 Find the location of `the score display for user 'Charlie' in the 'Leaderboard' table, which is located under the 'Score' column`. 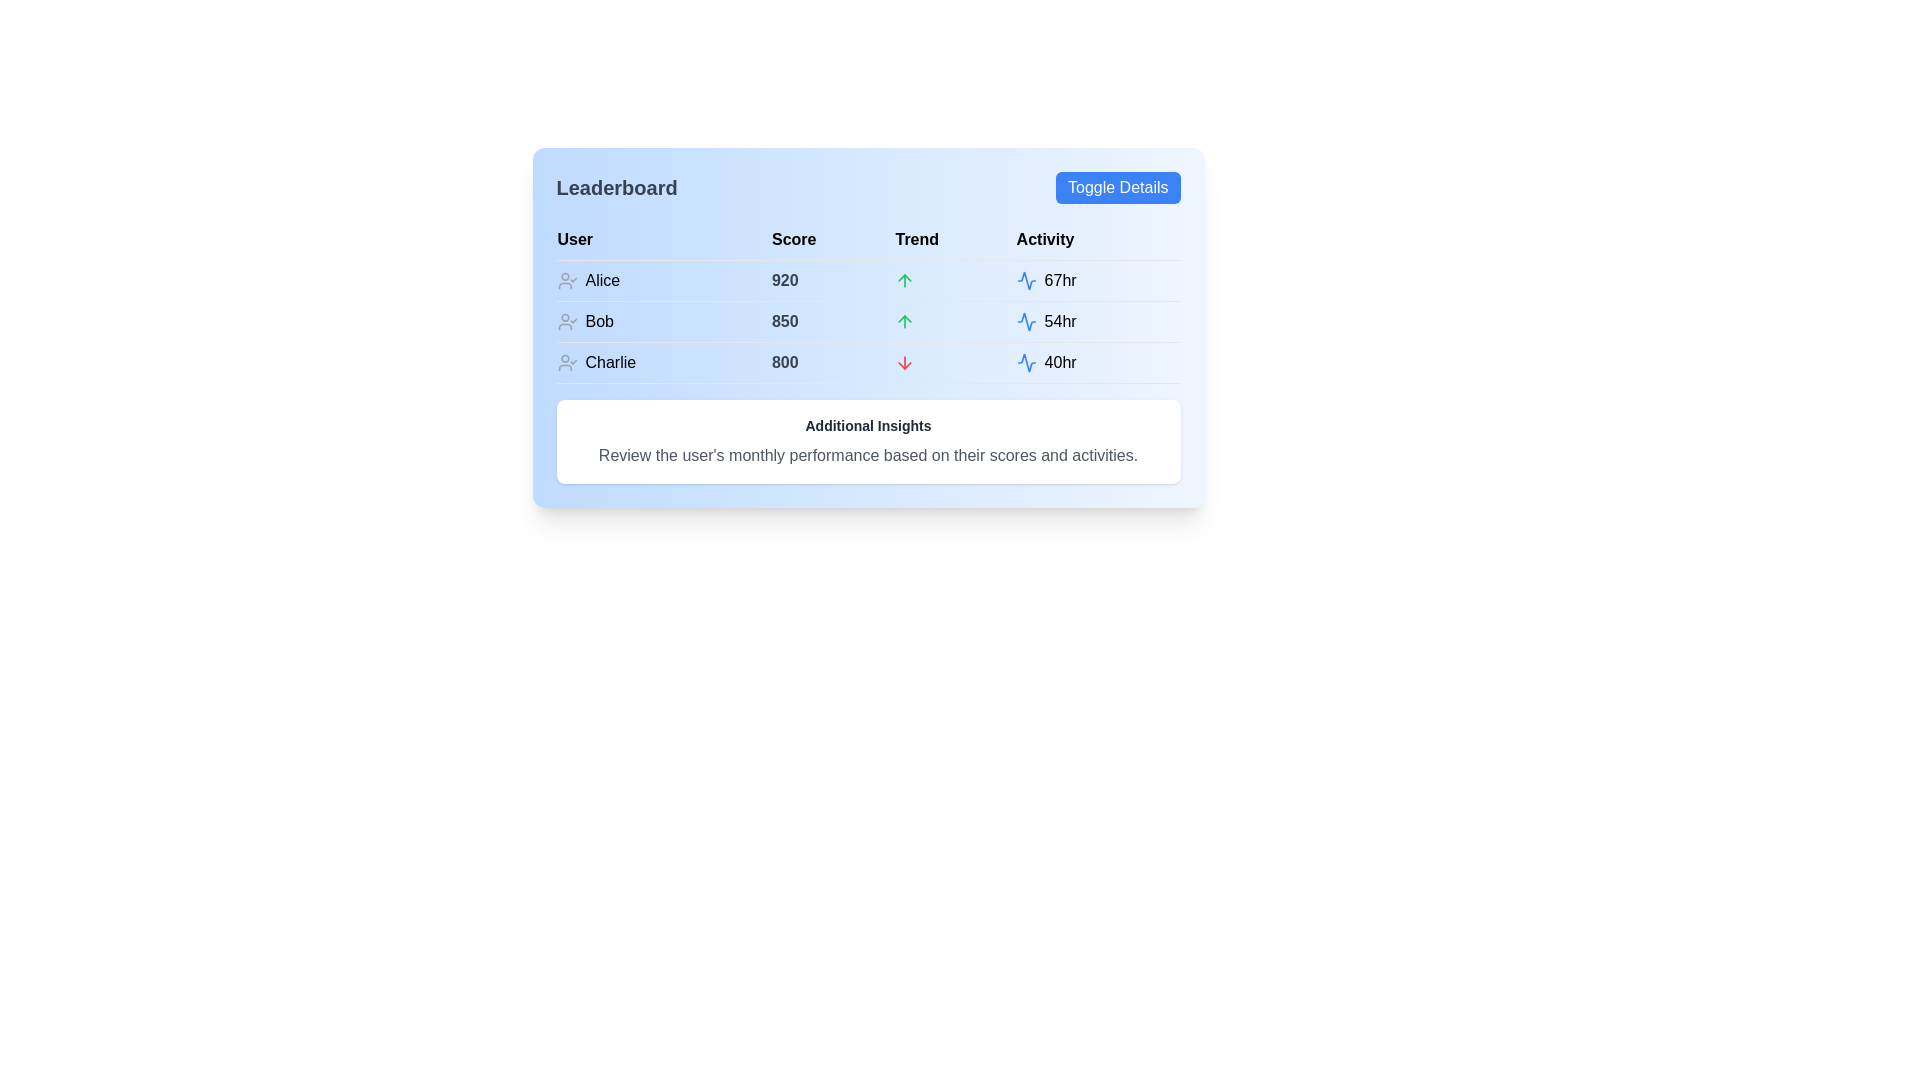

the score display for user 'Charlie' in the 'Leaderboard' table, which is located under the 'Score' column is located at coordinates (832, 362).